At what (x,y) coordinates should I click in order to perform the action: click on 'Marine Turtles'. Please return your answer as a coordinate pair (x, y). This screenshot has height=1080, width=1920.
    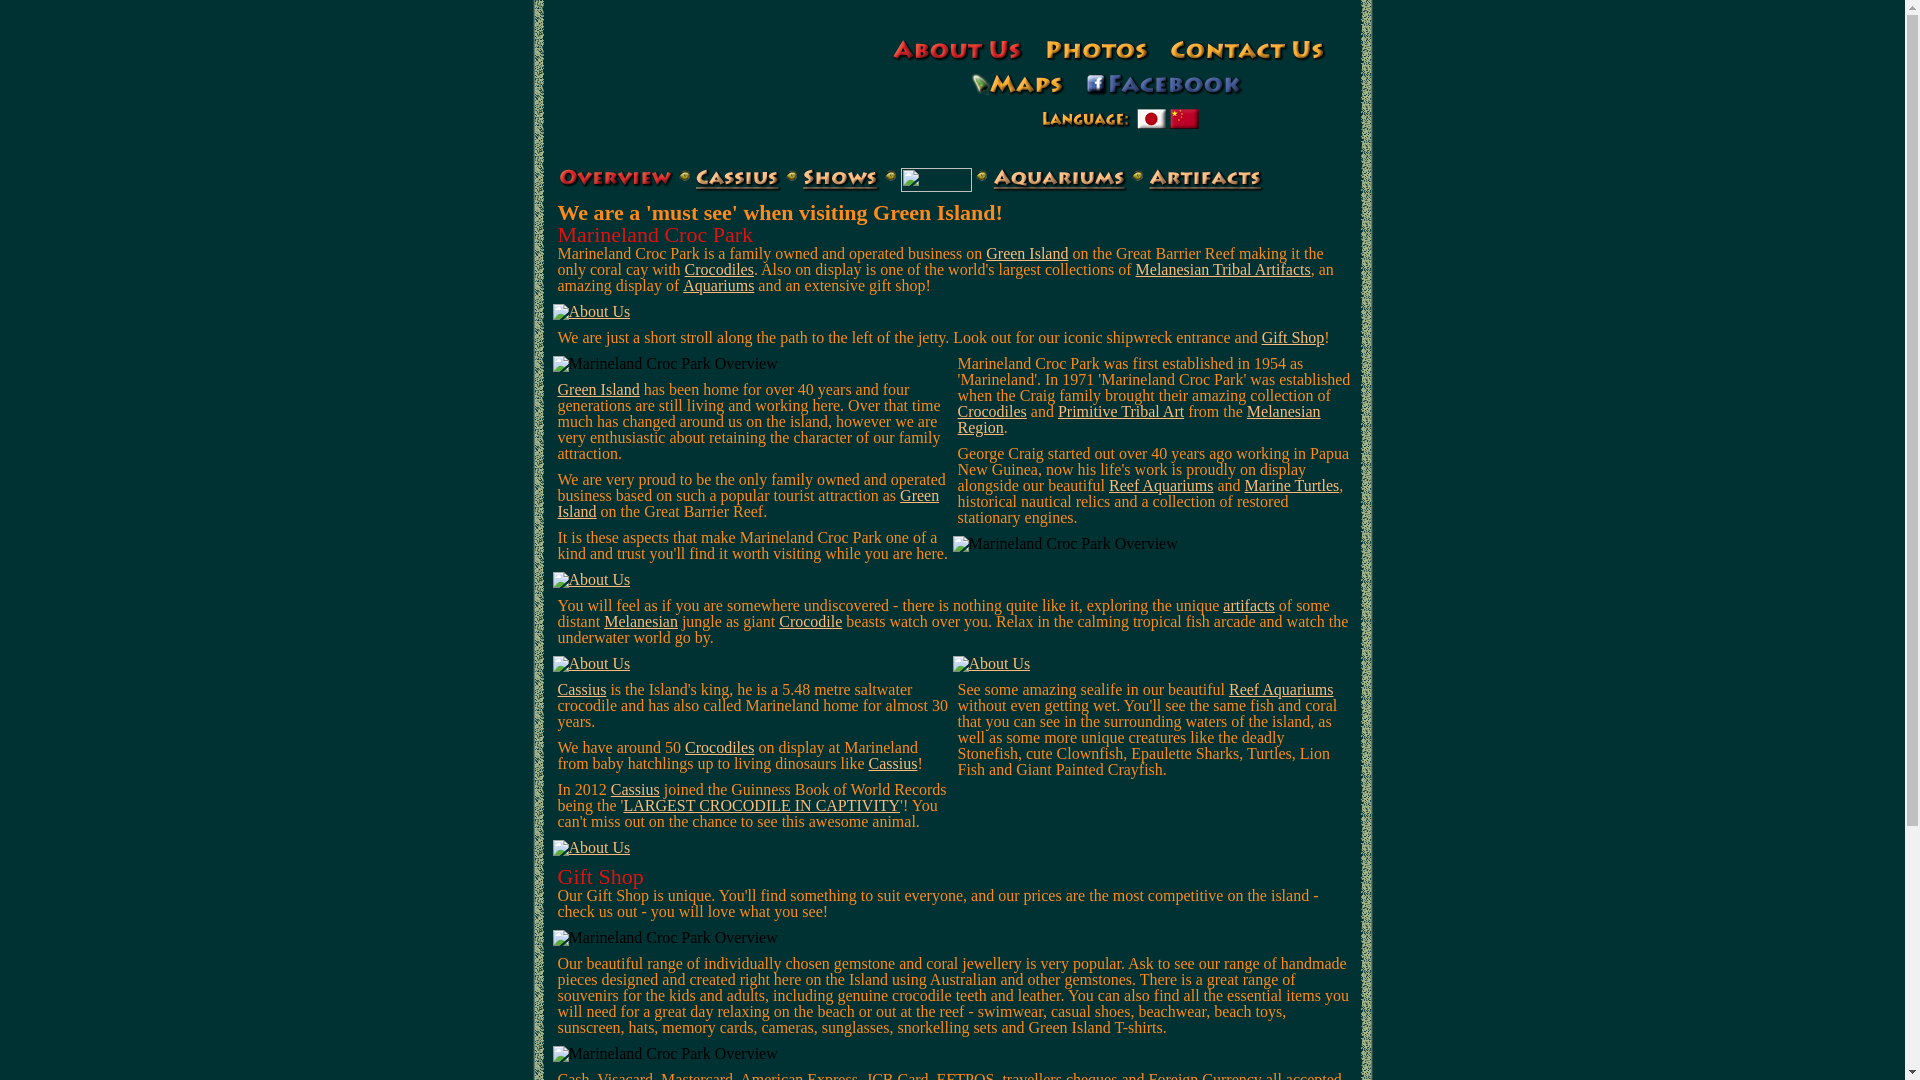
    Looking at the image, I should click on (1292, 485).